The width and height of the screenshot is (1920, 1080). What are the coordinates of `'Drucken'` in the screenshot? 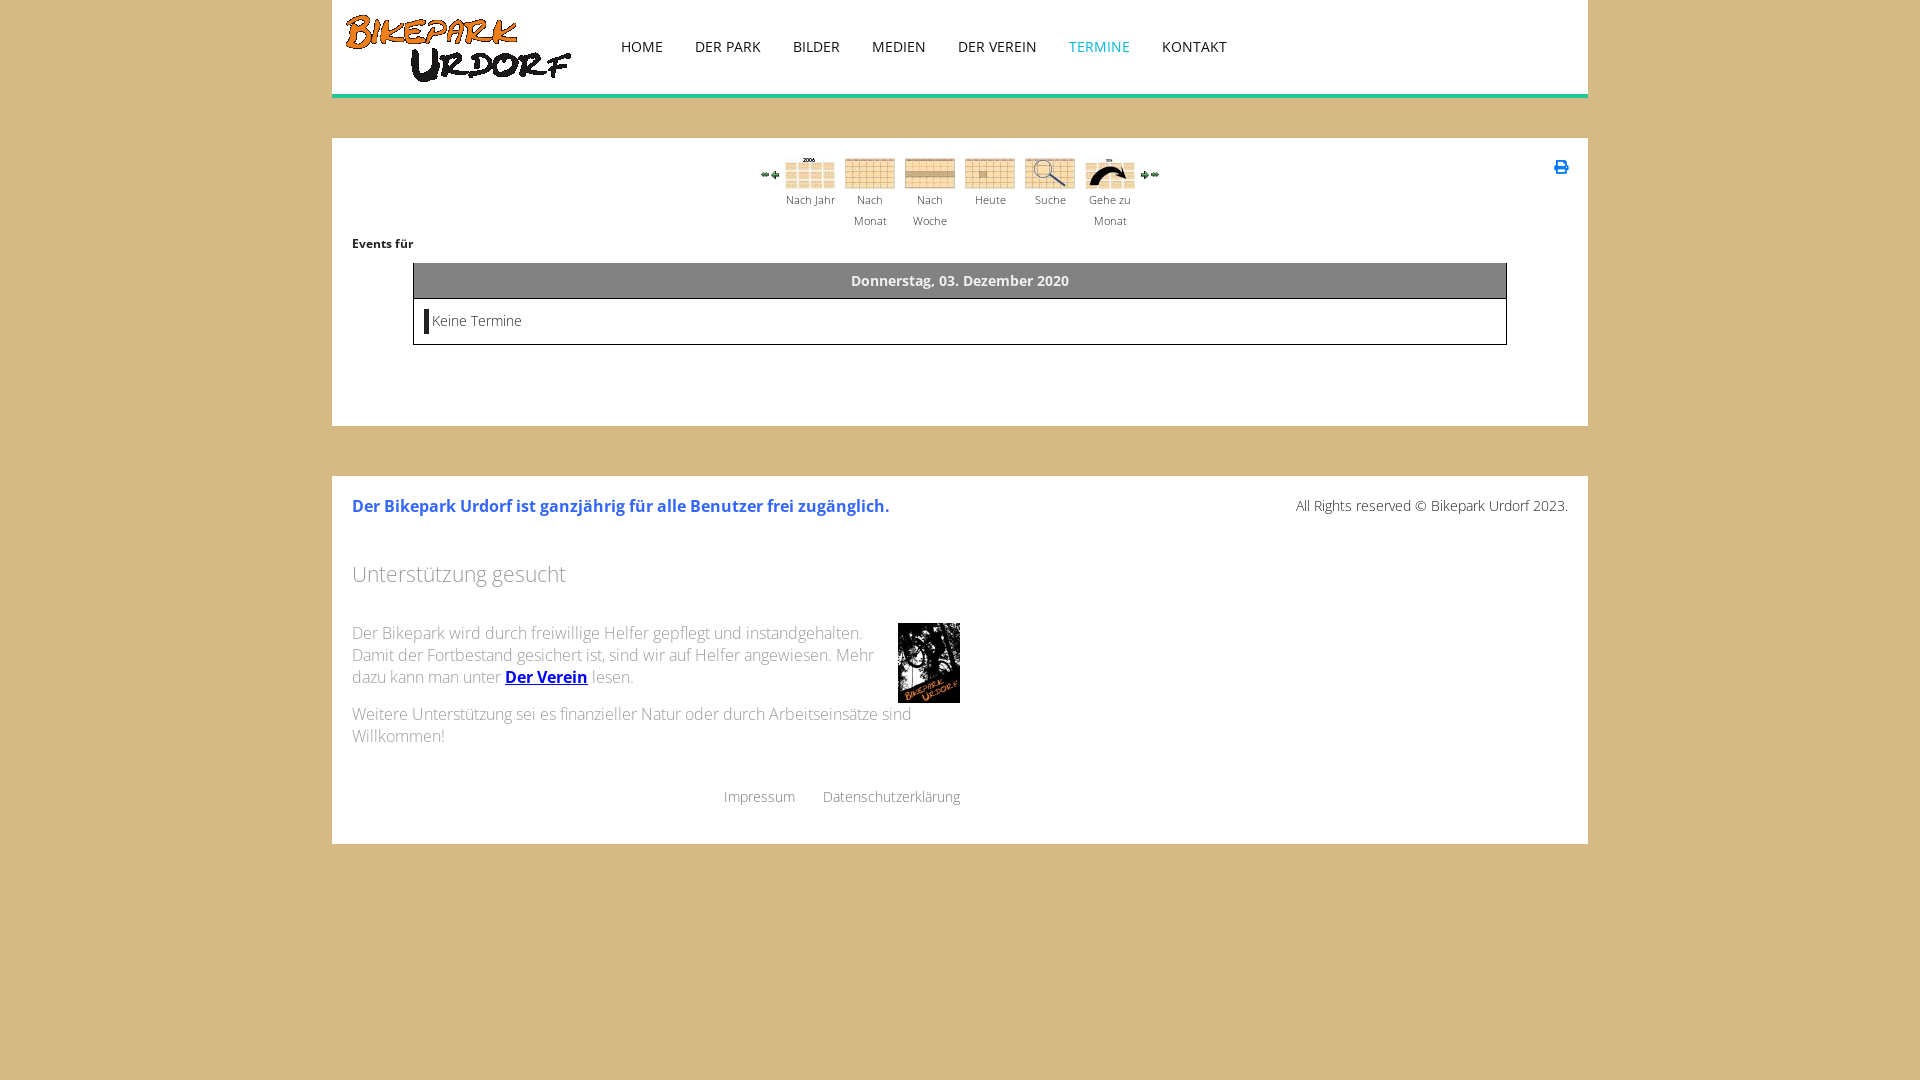 It's located at (1553, 165).